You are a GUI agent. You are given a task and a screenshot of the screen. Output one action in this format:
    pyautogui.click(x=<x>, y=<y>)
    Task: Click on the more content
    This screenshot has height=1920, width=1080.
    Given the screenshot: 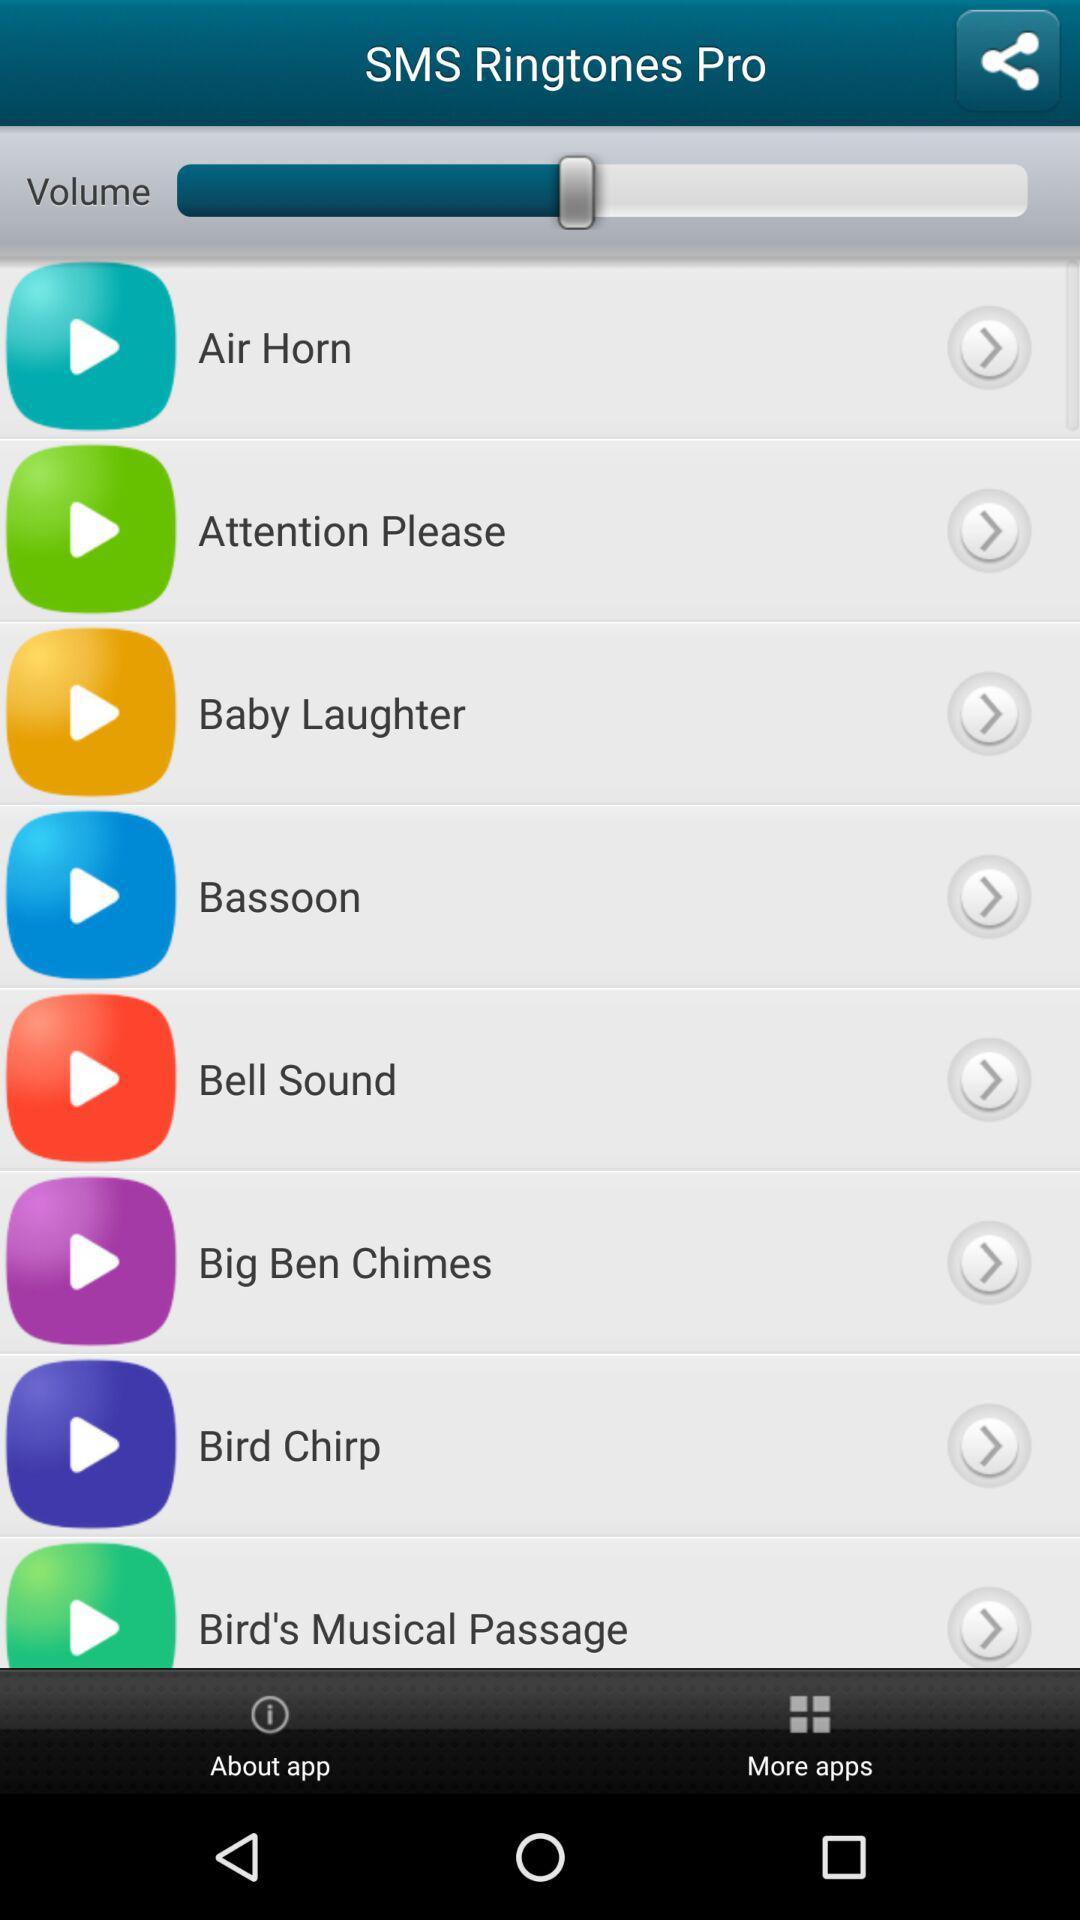 What is the action you would take?
    pyautogui.click(x=987, y=1602)
    